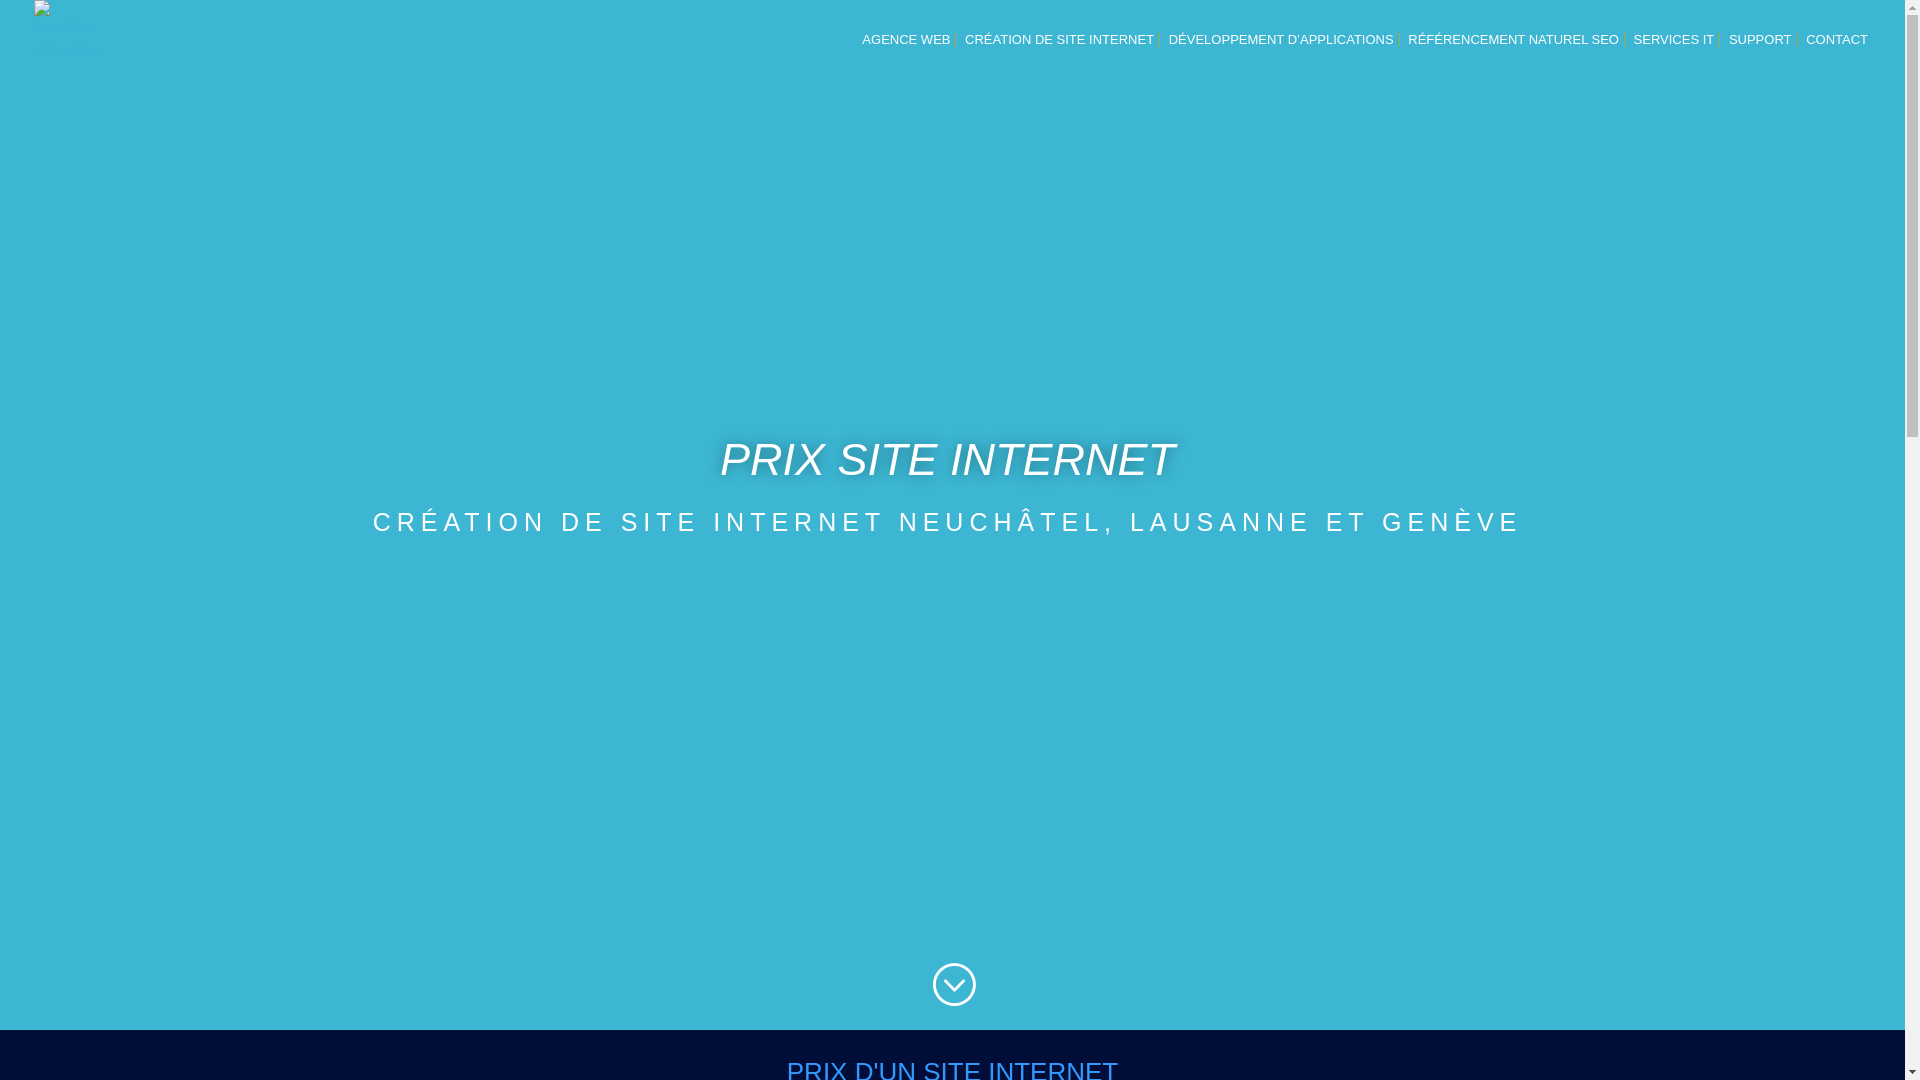 Image resolution: width=1920 pixels, height=1080 pixels. Describe the element at coordinates (952, 984) in the screenshot. I see `';'` at that location.